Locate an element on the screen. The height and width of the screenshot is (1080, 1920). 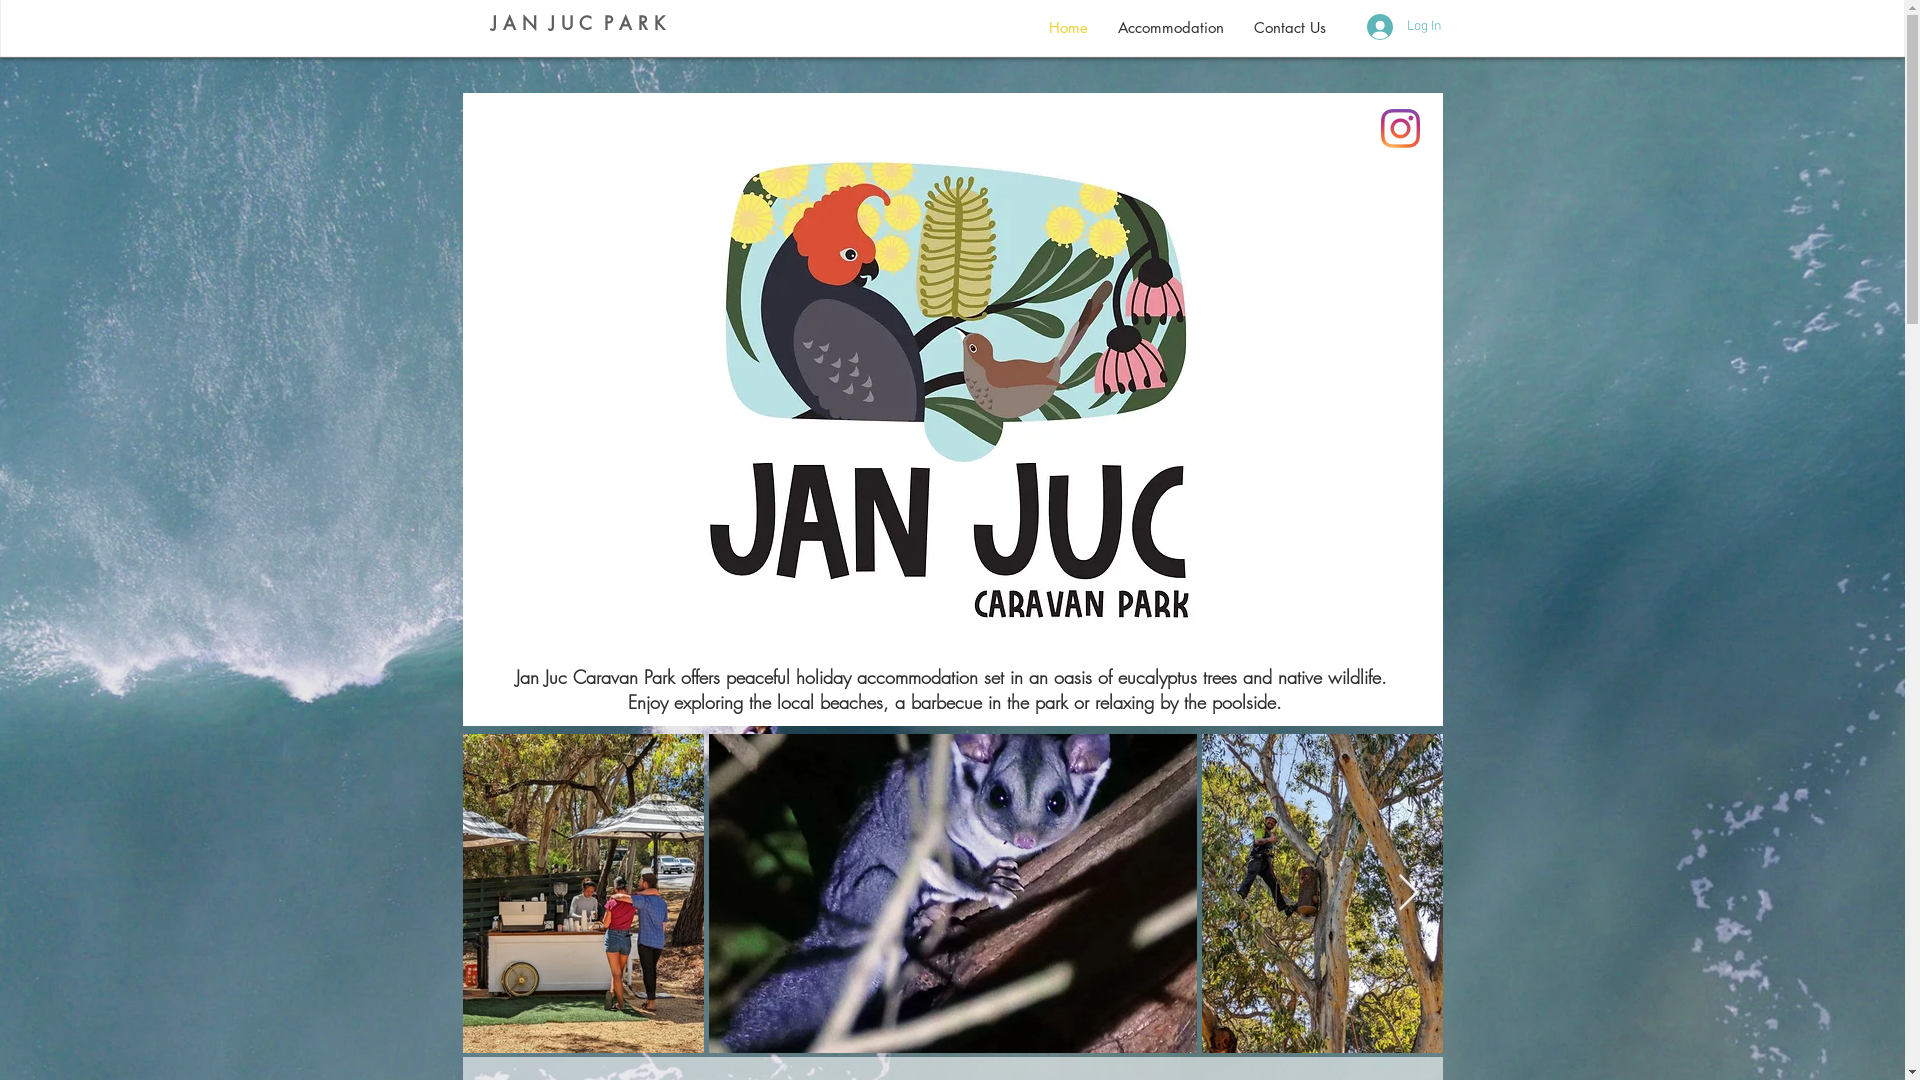
'Contact Us' is located at coordinates (1289, 27).